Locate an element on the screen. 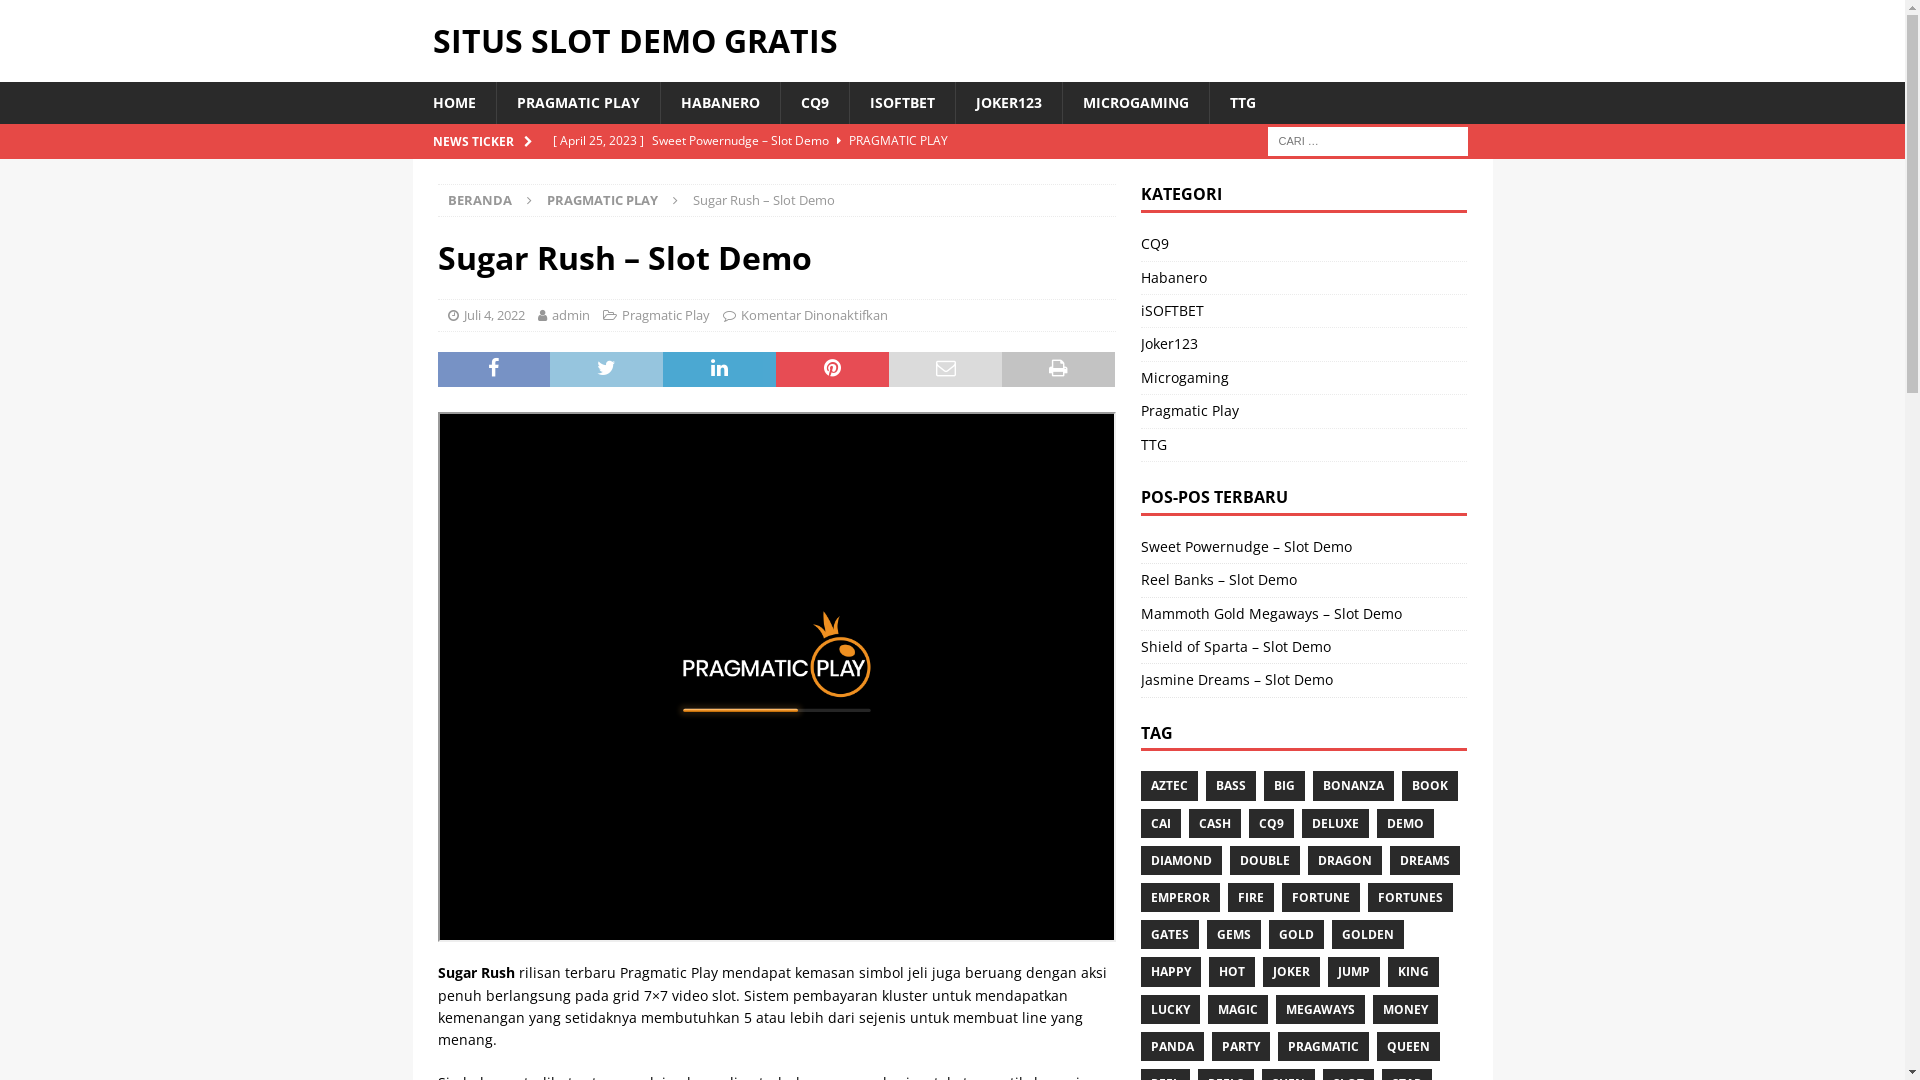  'KING' is located at coordinates (1386, 970).